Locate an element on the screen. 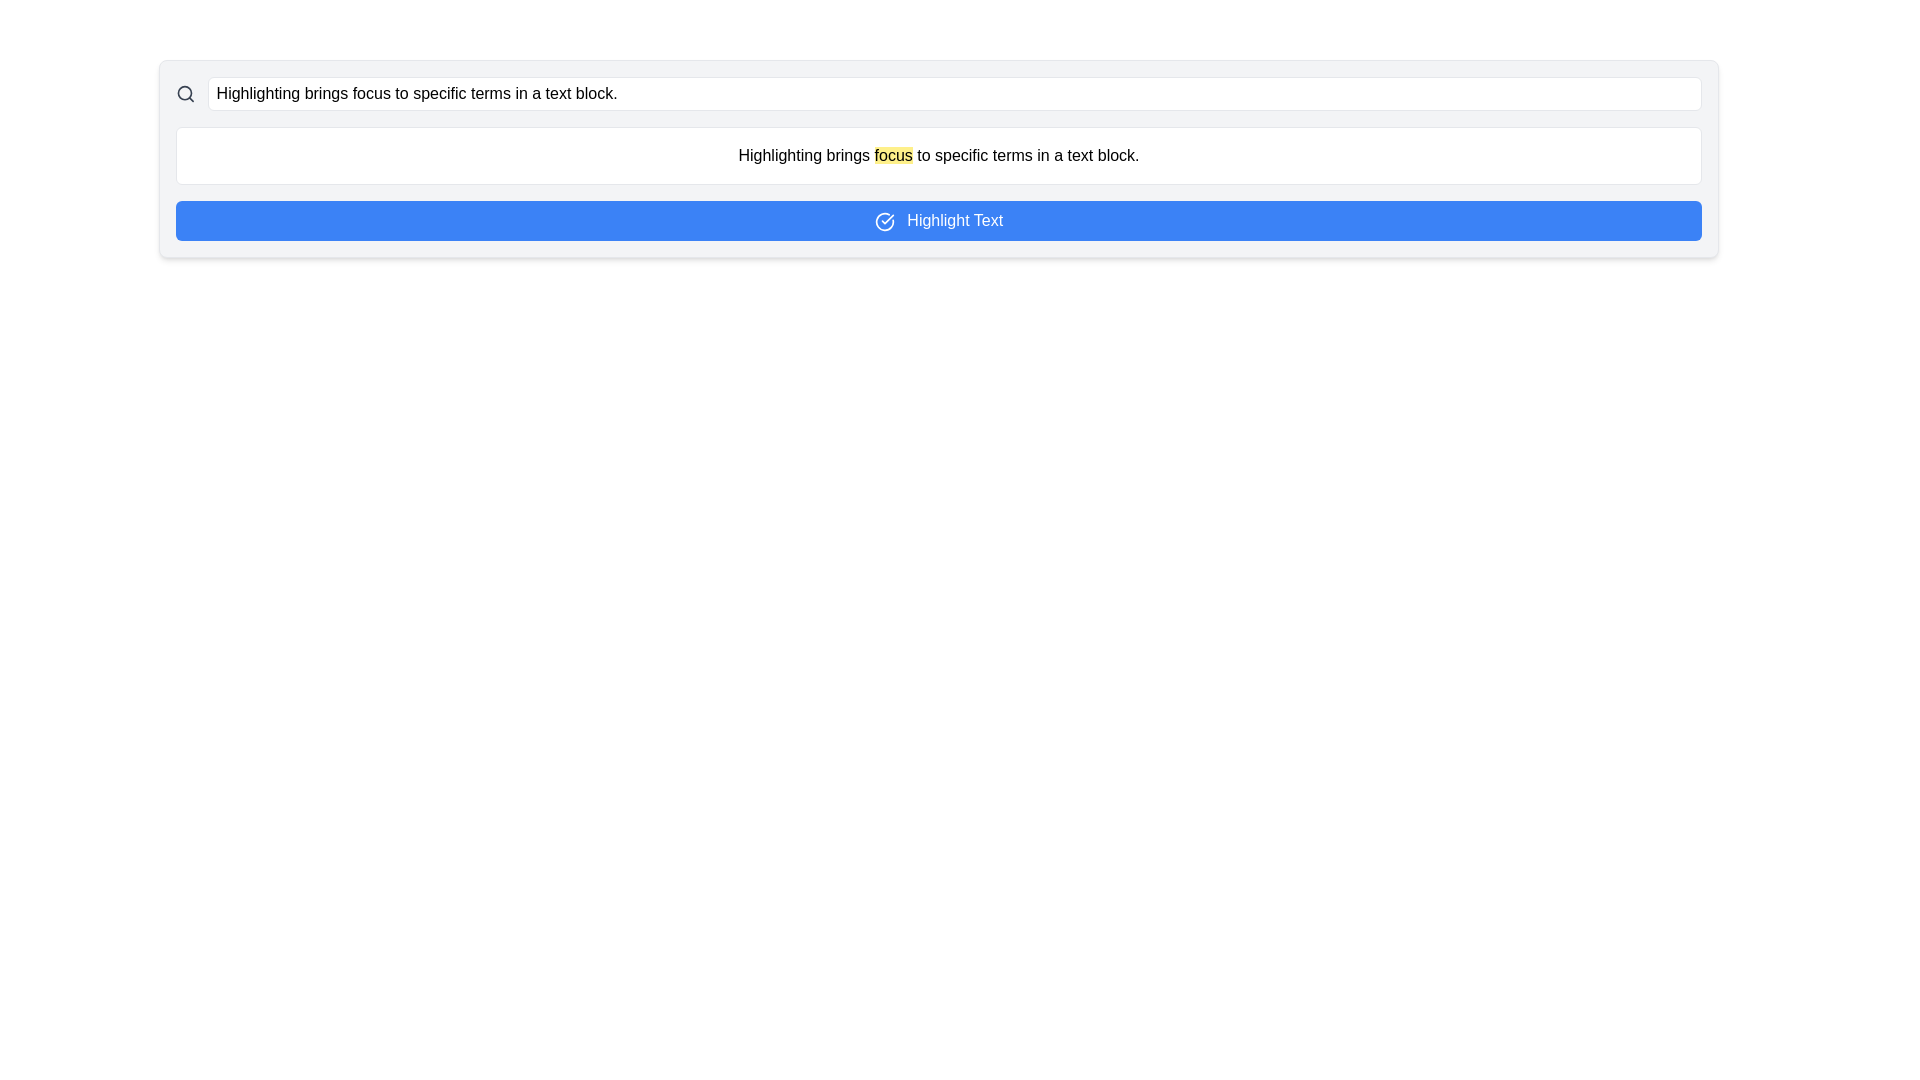 The height and width of the screenshot is (1080, 1920). the icon located to the left of the 'Highlight Text' button, which serves as a visual indicator for the action is located at coordinates (883, 221).